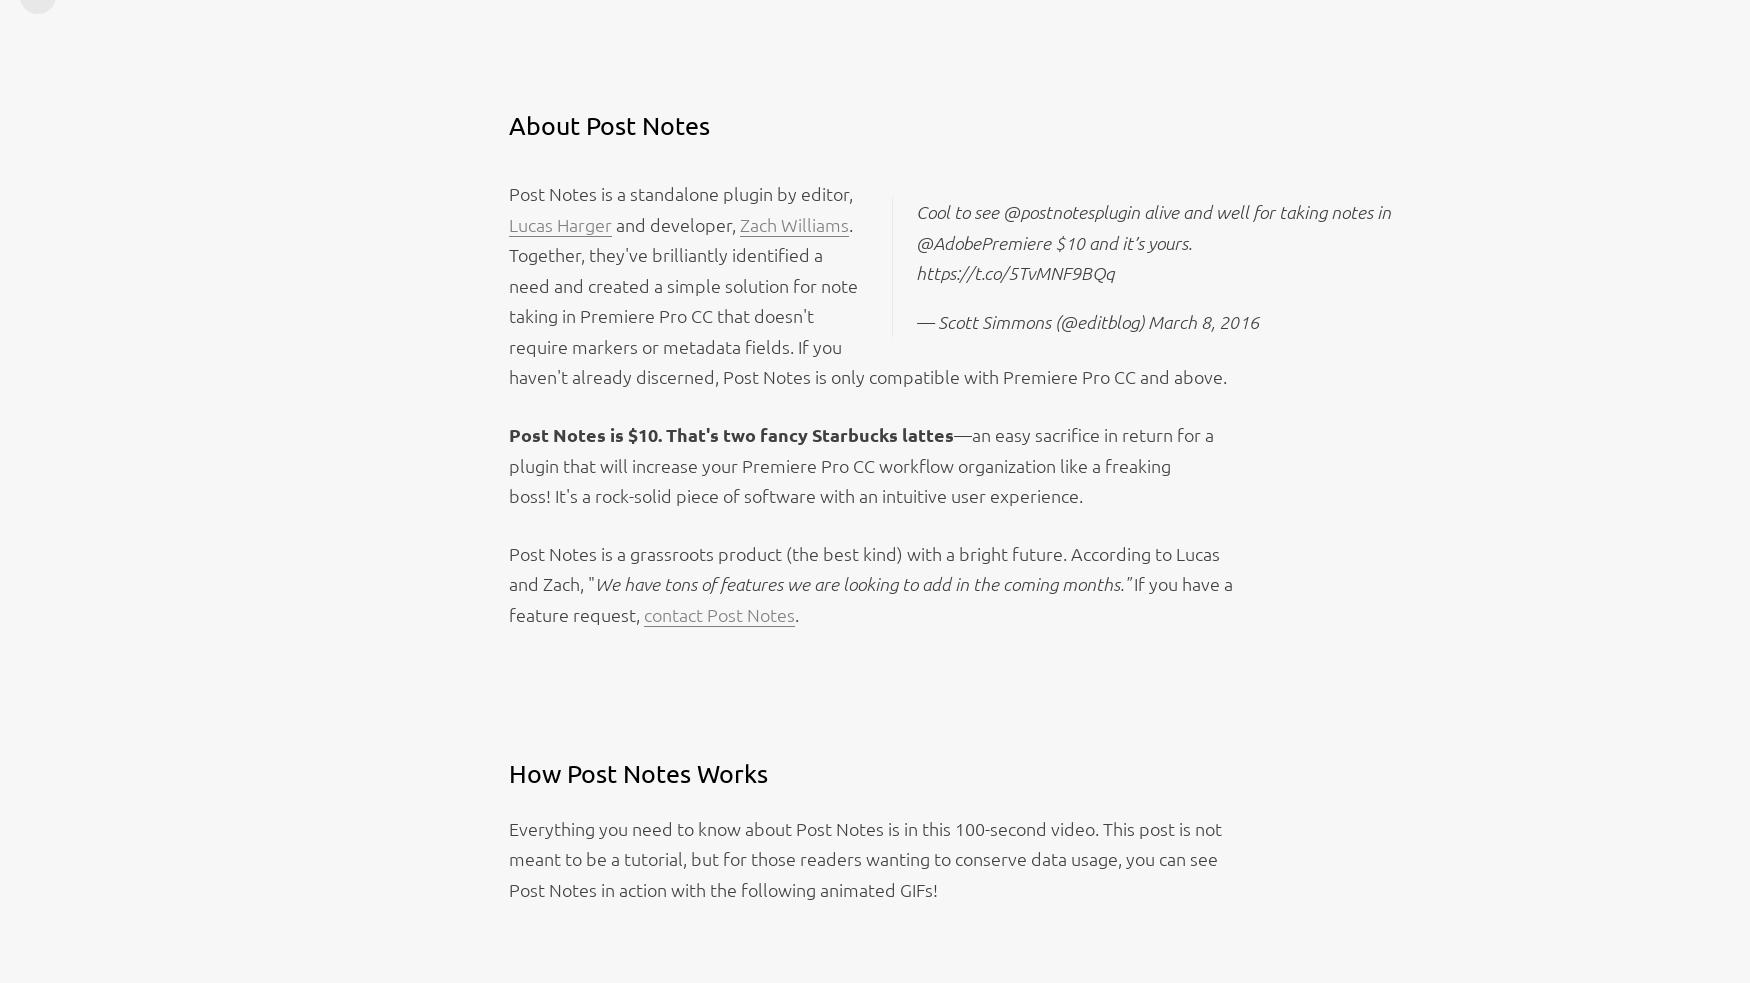 The height and width of the screenshot is (983, 1750). Describe the element at coordinates (869, 599) in the screenshot. I see `'If you have a feature request,'` at that location.